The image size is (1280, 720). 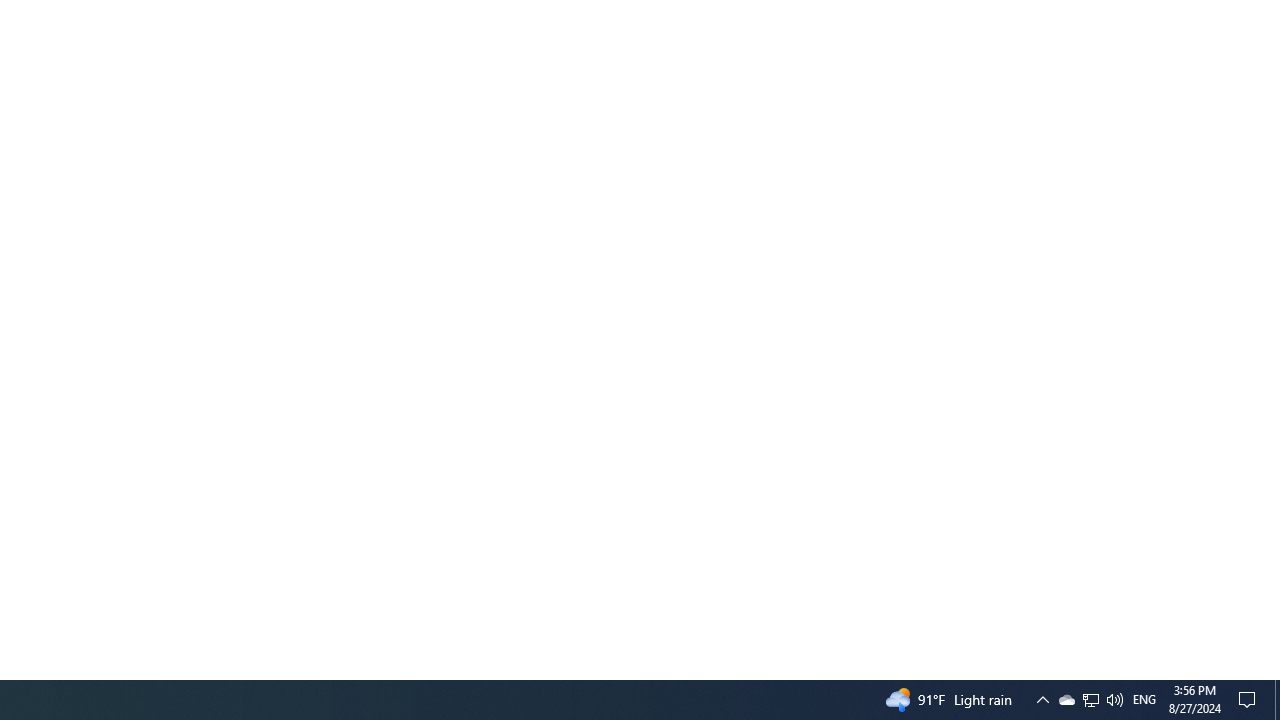 What do you see at coordinates (1065, 698) in the screenshot?
I see `'User Promoted Notification Area'` at bounding box center [1065, 698].